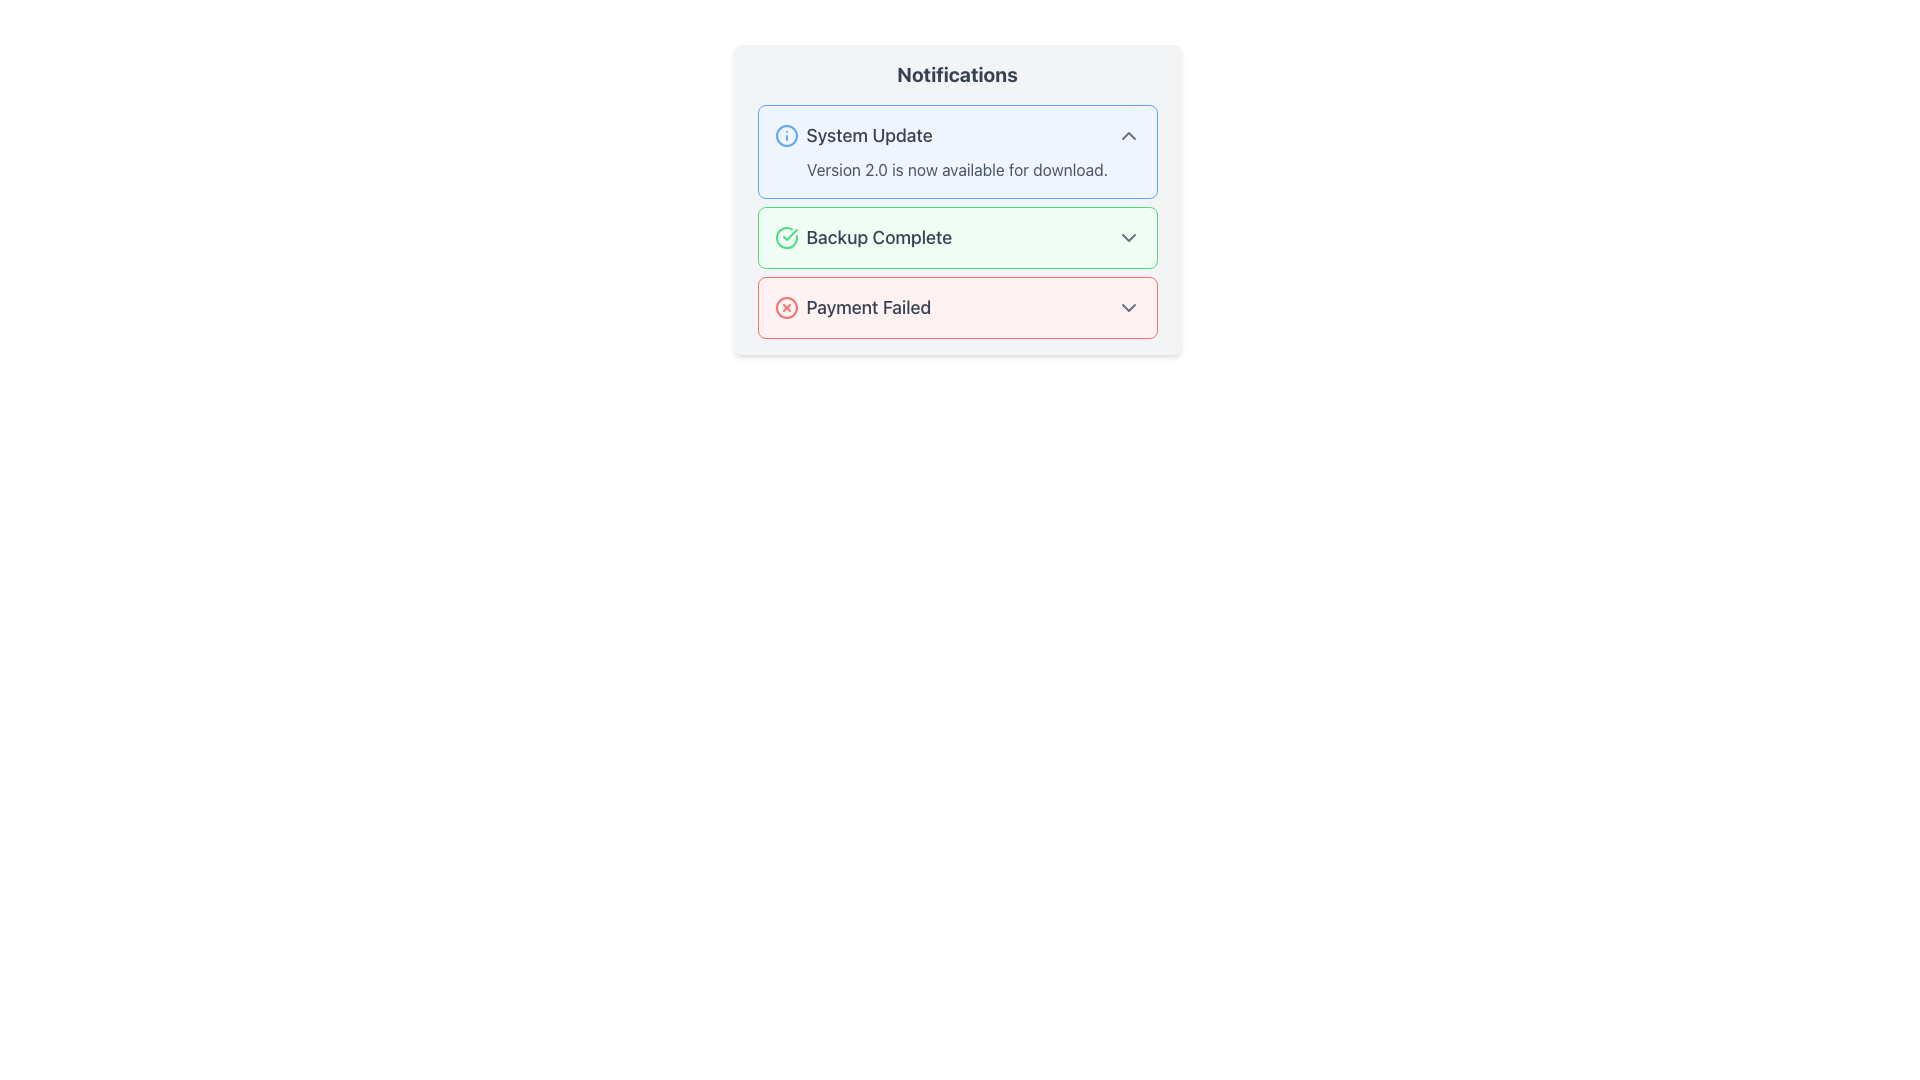 Image resolution: width=1920 pixels, height=1080 pixels. Describe the element at coordinates (1128, 135) in the screenshot. I see `the chevron-shaped icon on the right side of the 'System Update' notification box` at that location.